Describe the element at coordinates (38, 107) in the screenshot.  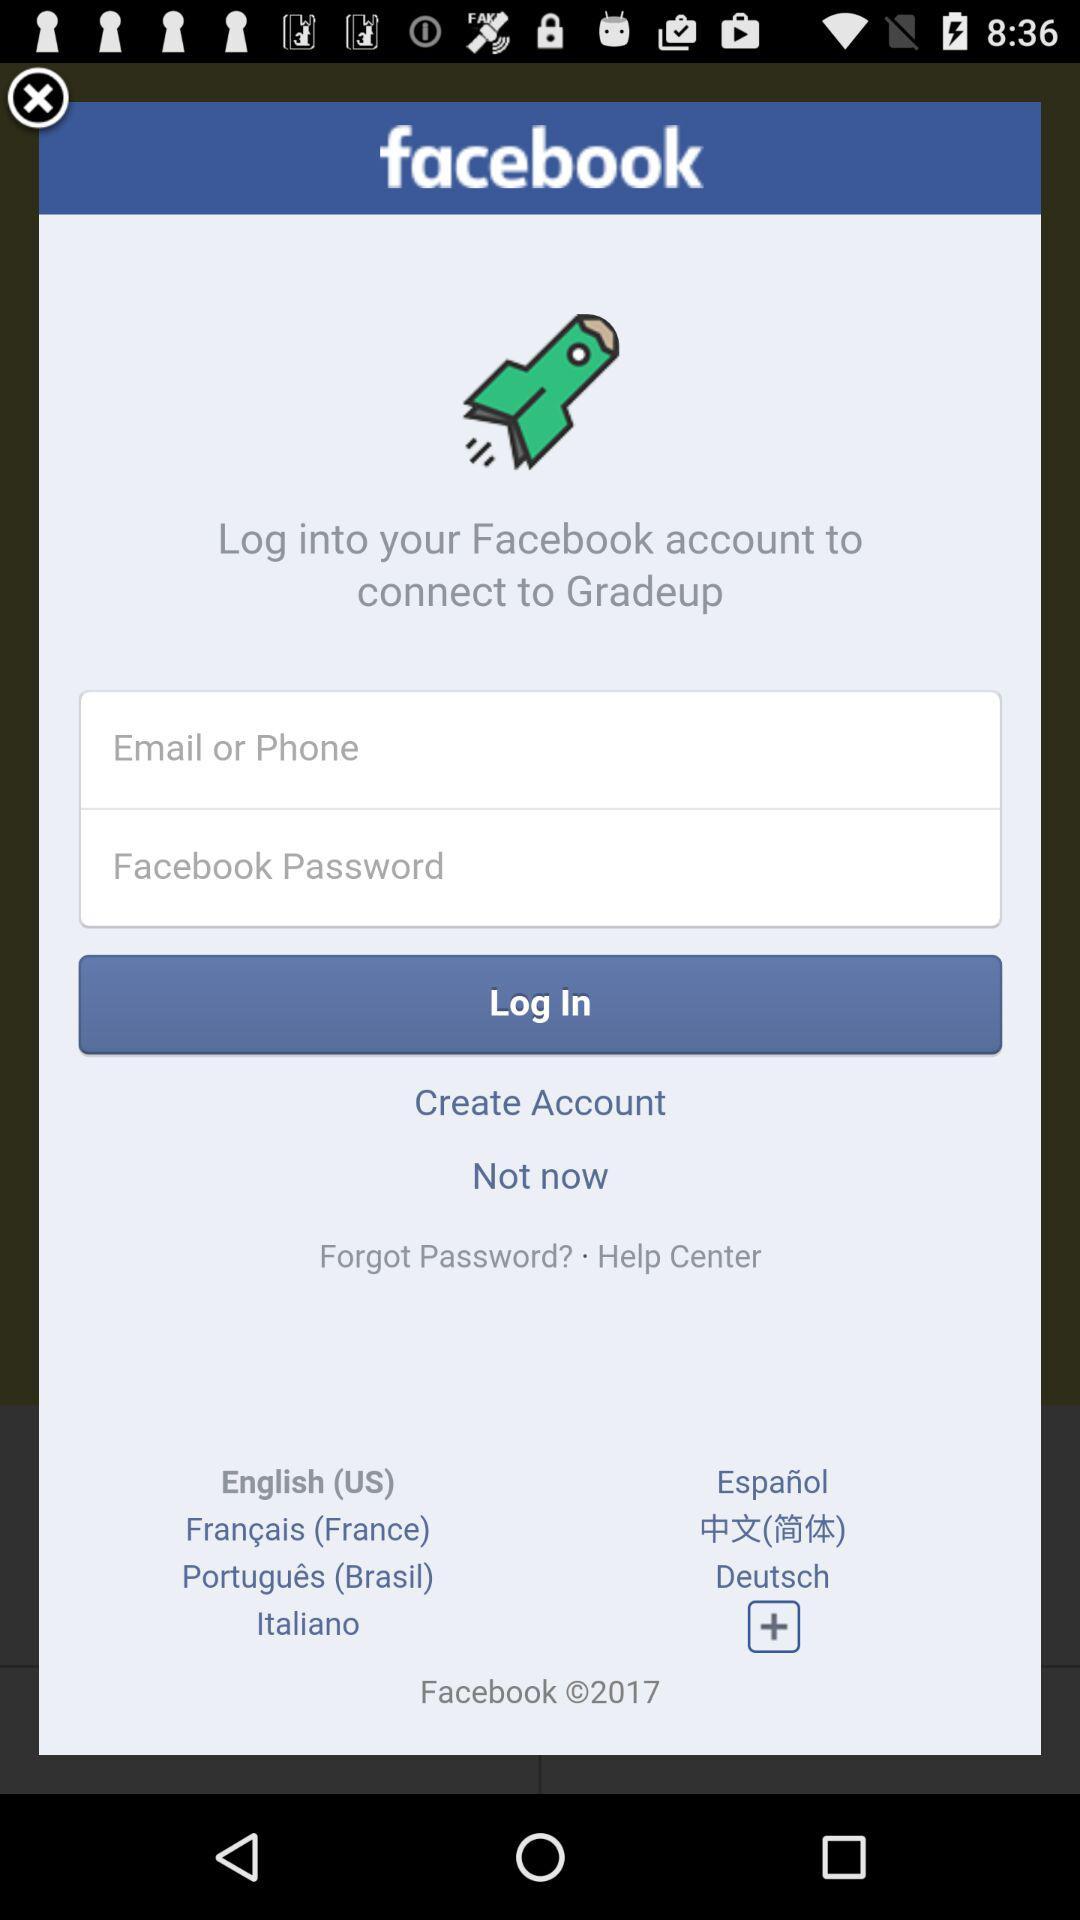
I see `the close icon` at that location.